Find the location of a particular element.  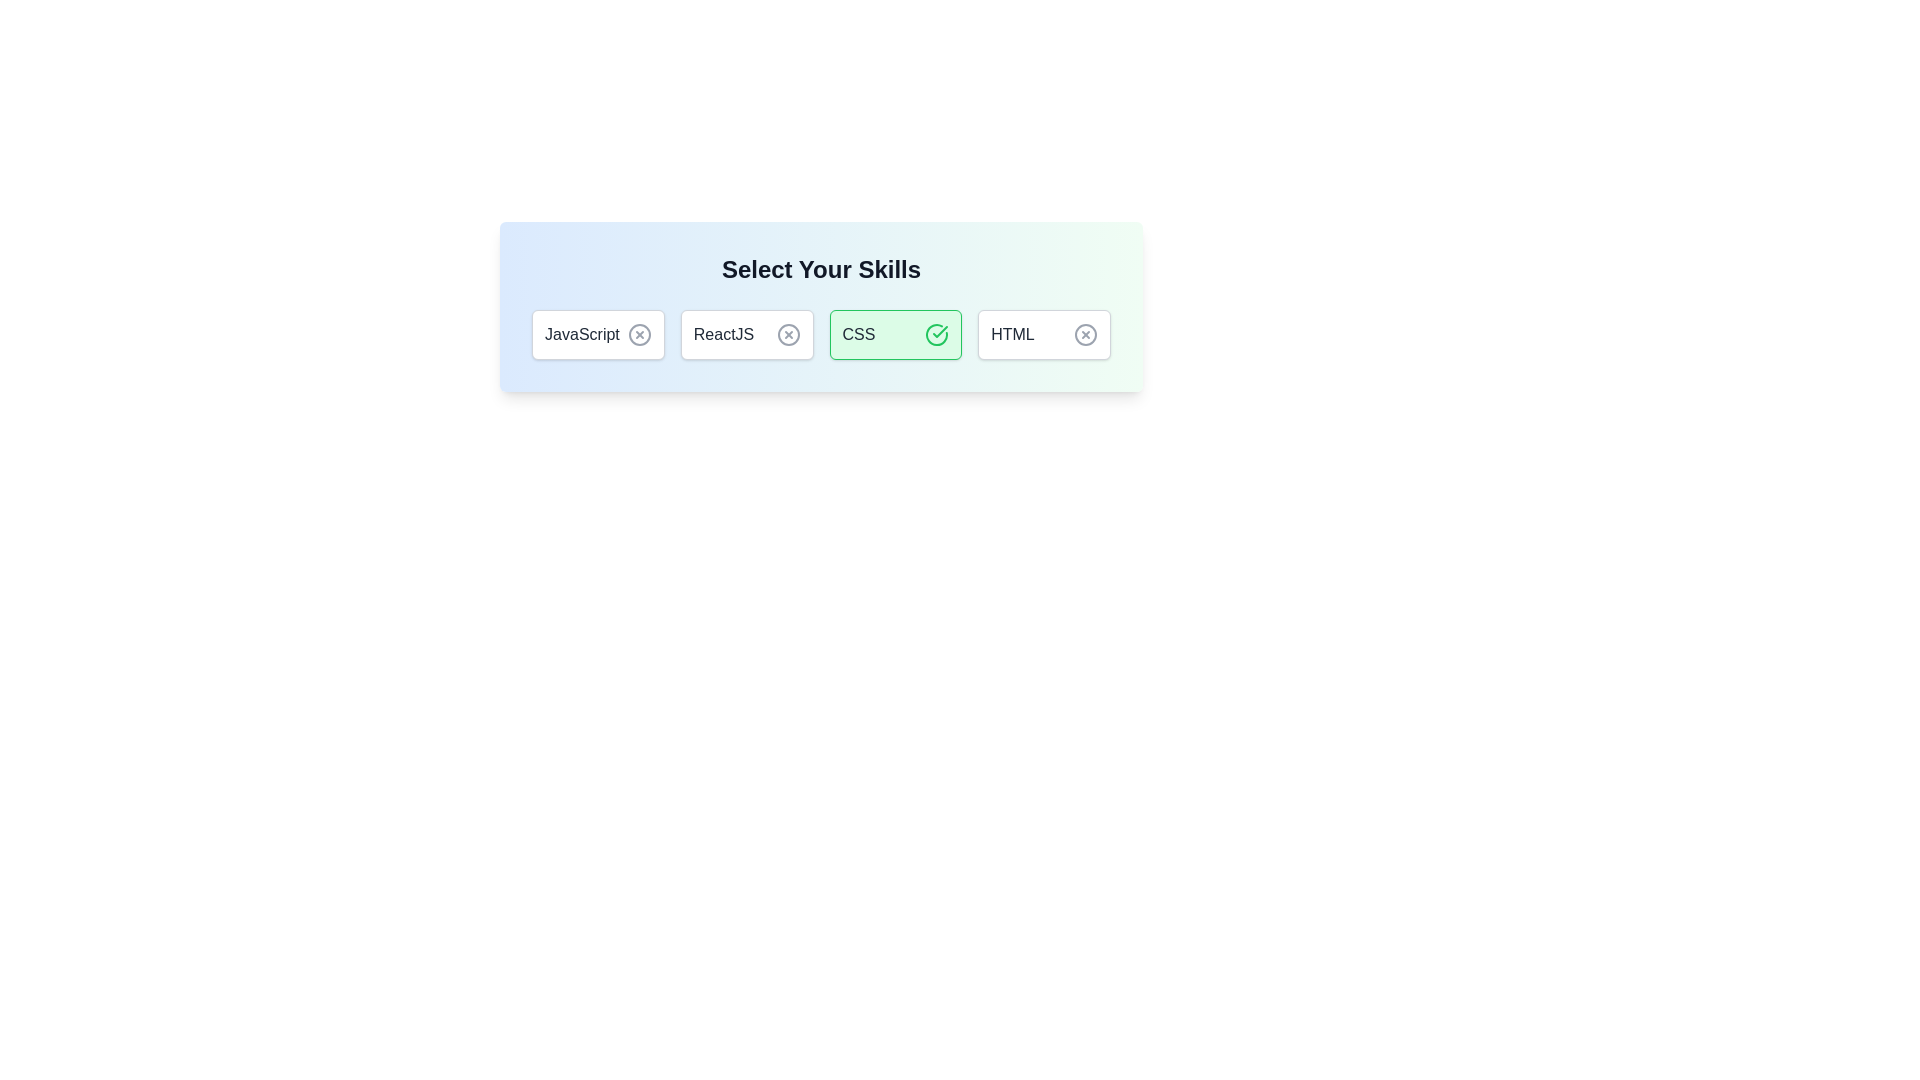

the button corresponding to HTML to toggle its selection state is located at coordinates (1042, 334).